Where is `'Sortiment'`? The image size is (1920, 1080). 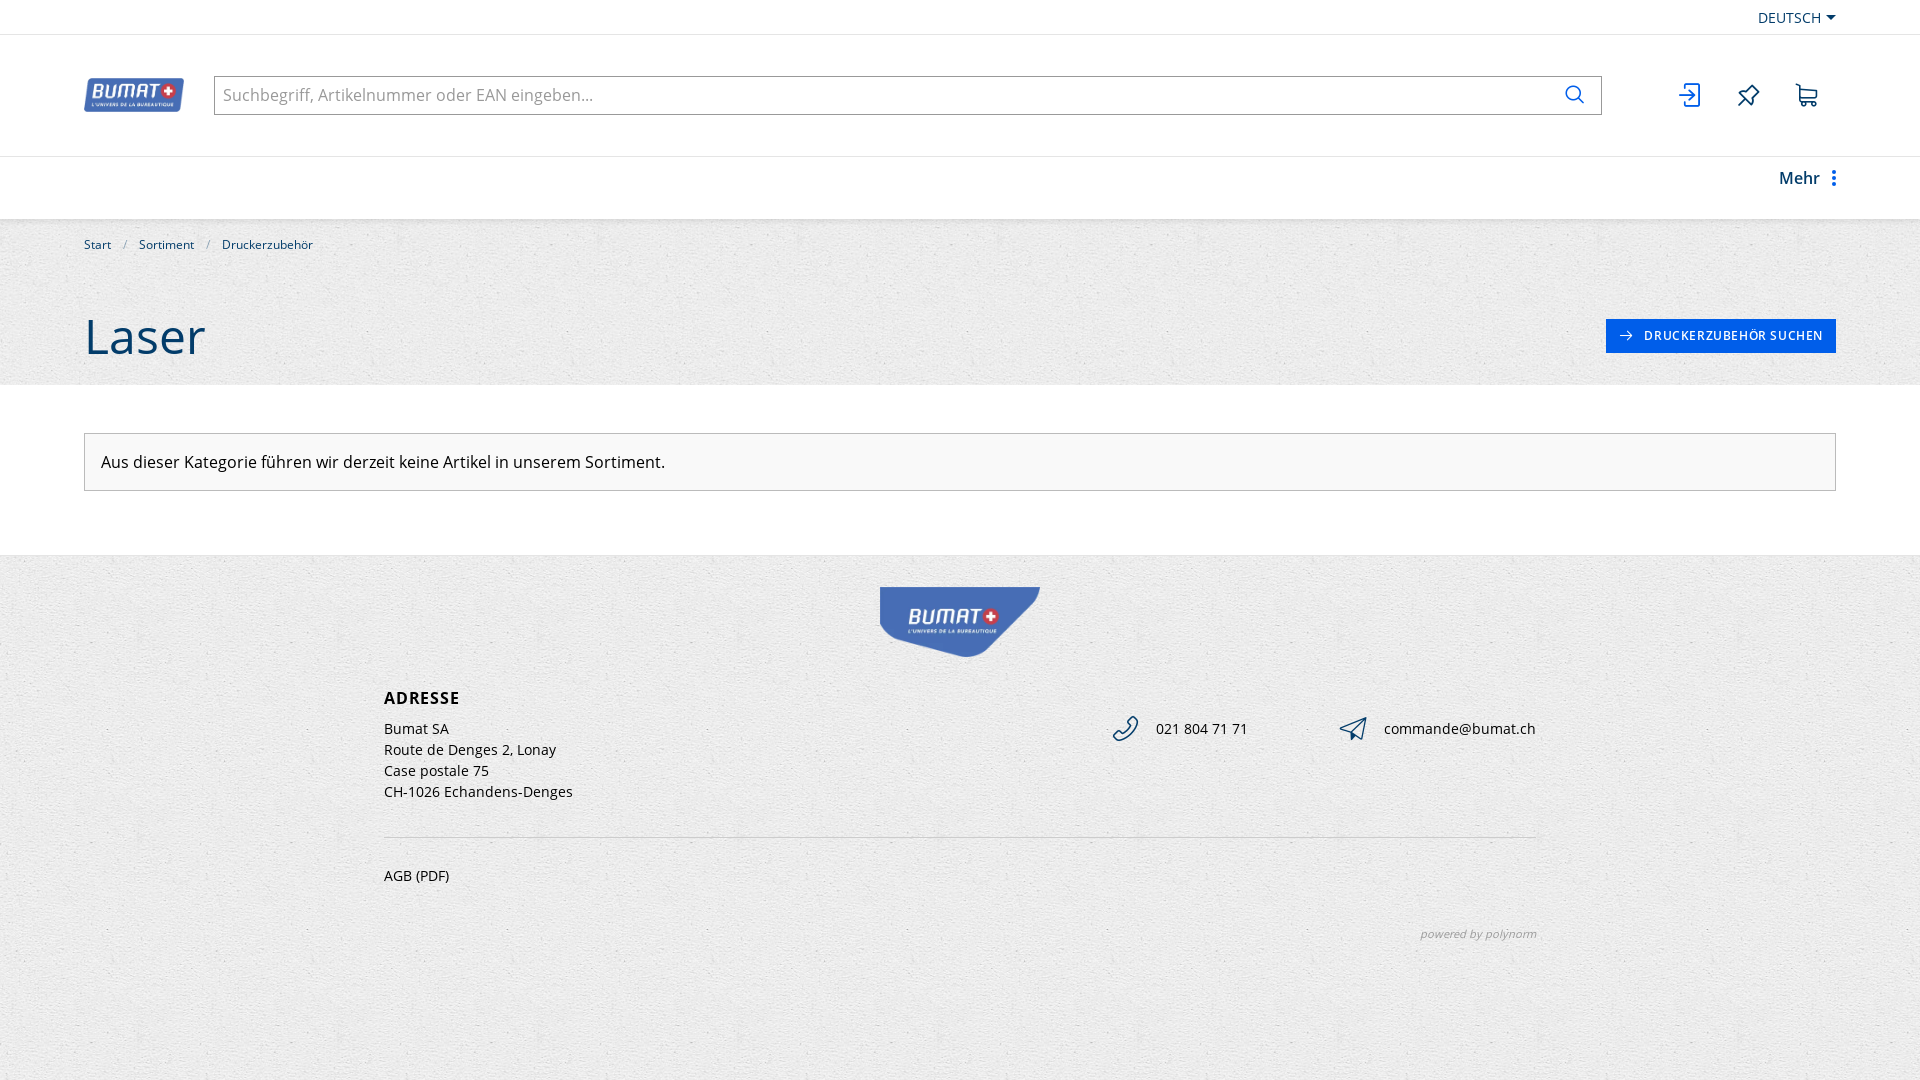
'Sortiment' is located at coordinates (166, 243).